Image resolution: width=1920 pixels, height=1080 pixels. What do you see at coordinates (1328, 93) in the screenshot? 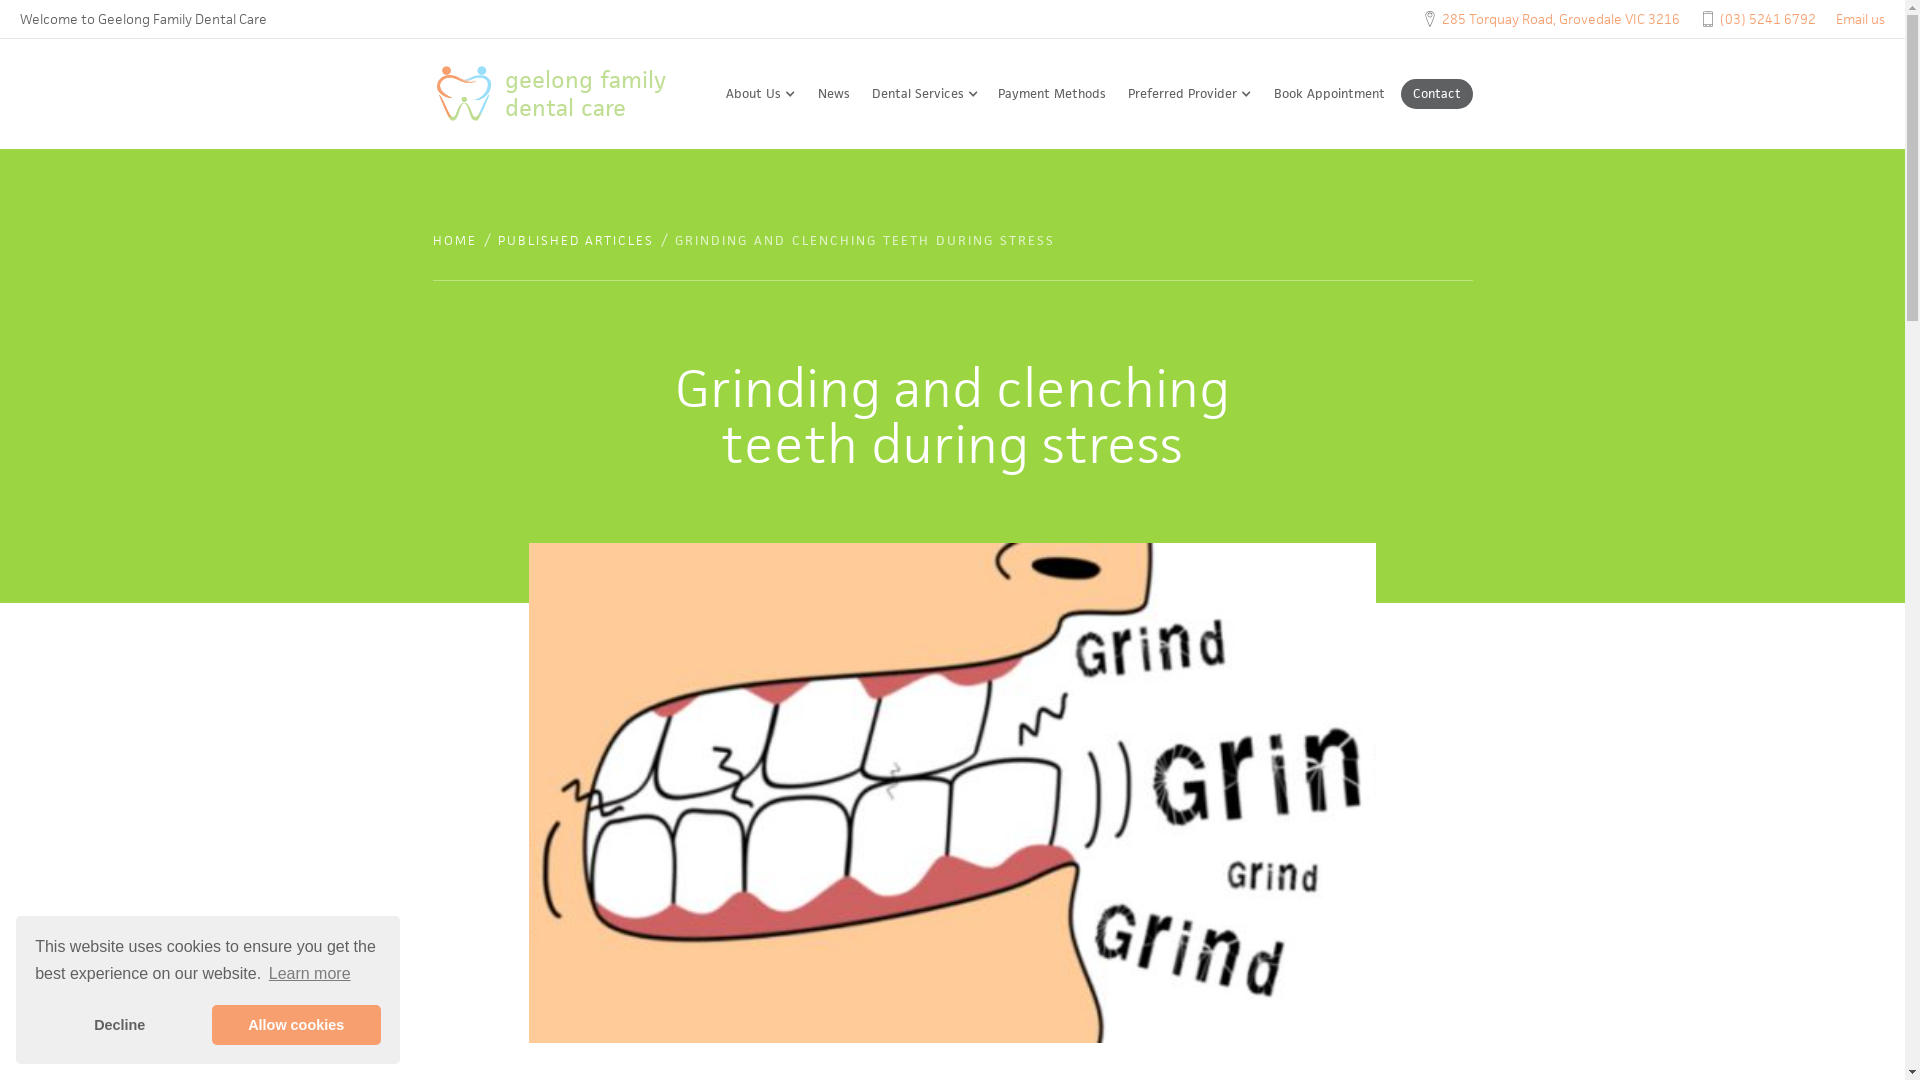
I see `'Book Appointment'` at bounding box center [1328, 93].